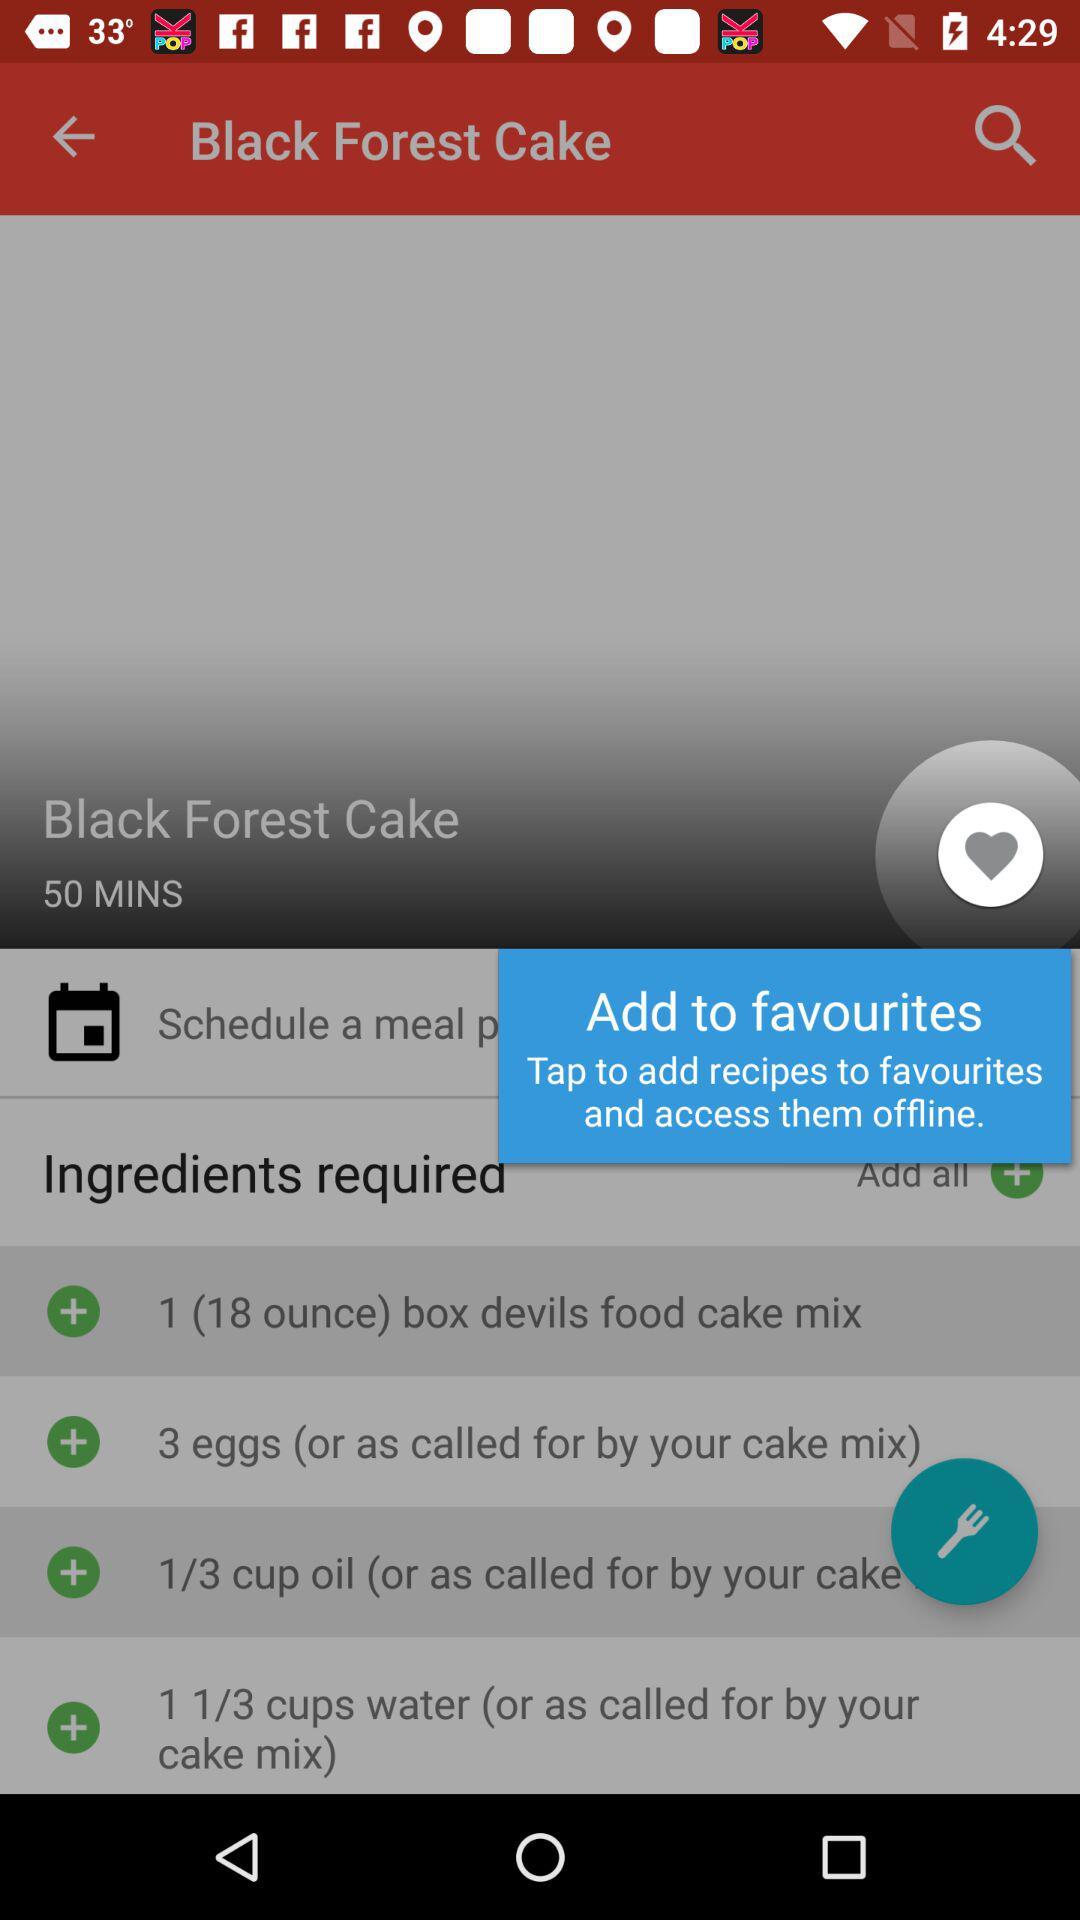 Image resolution: width=1080 pixels, height=1920 pixels. I want to click on the fourth add button below ingredients required, so click(72, 1714).